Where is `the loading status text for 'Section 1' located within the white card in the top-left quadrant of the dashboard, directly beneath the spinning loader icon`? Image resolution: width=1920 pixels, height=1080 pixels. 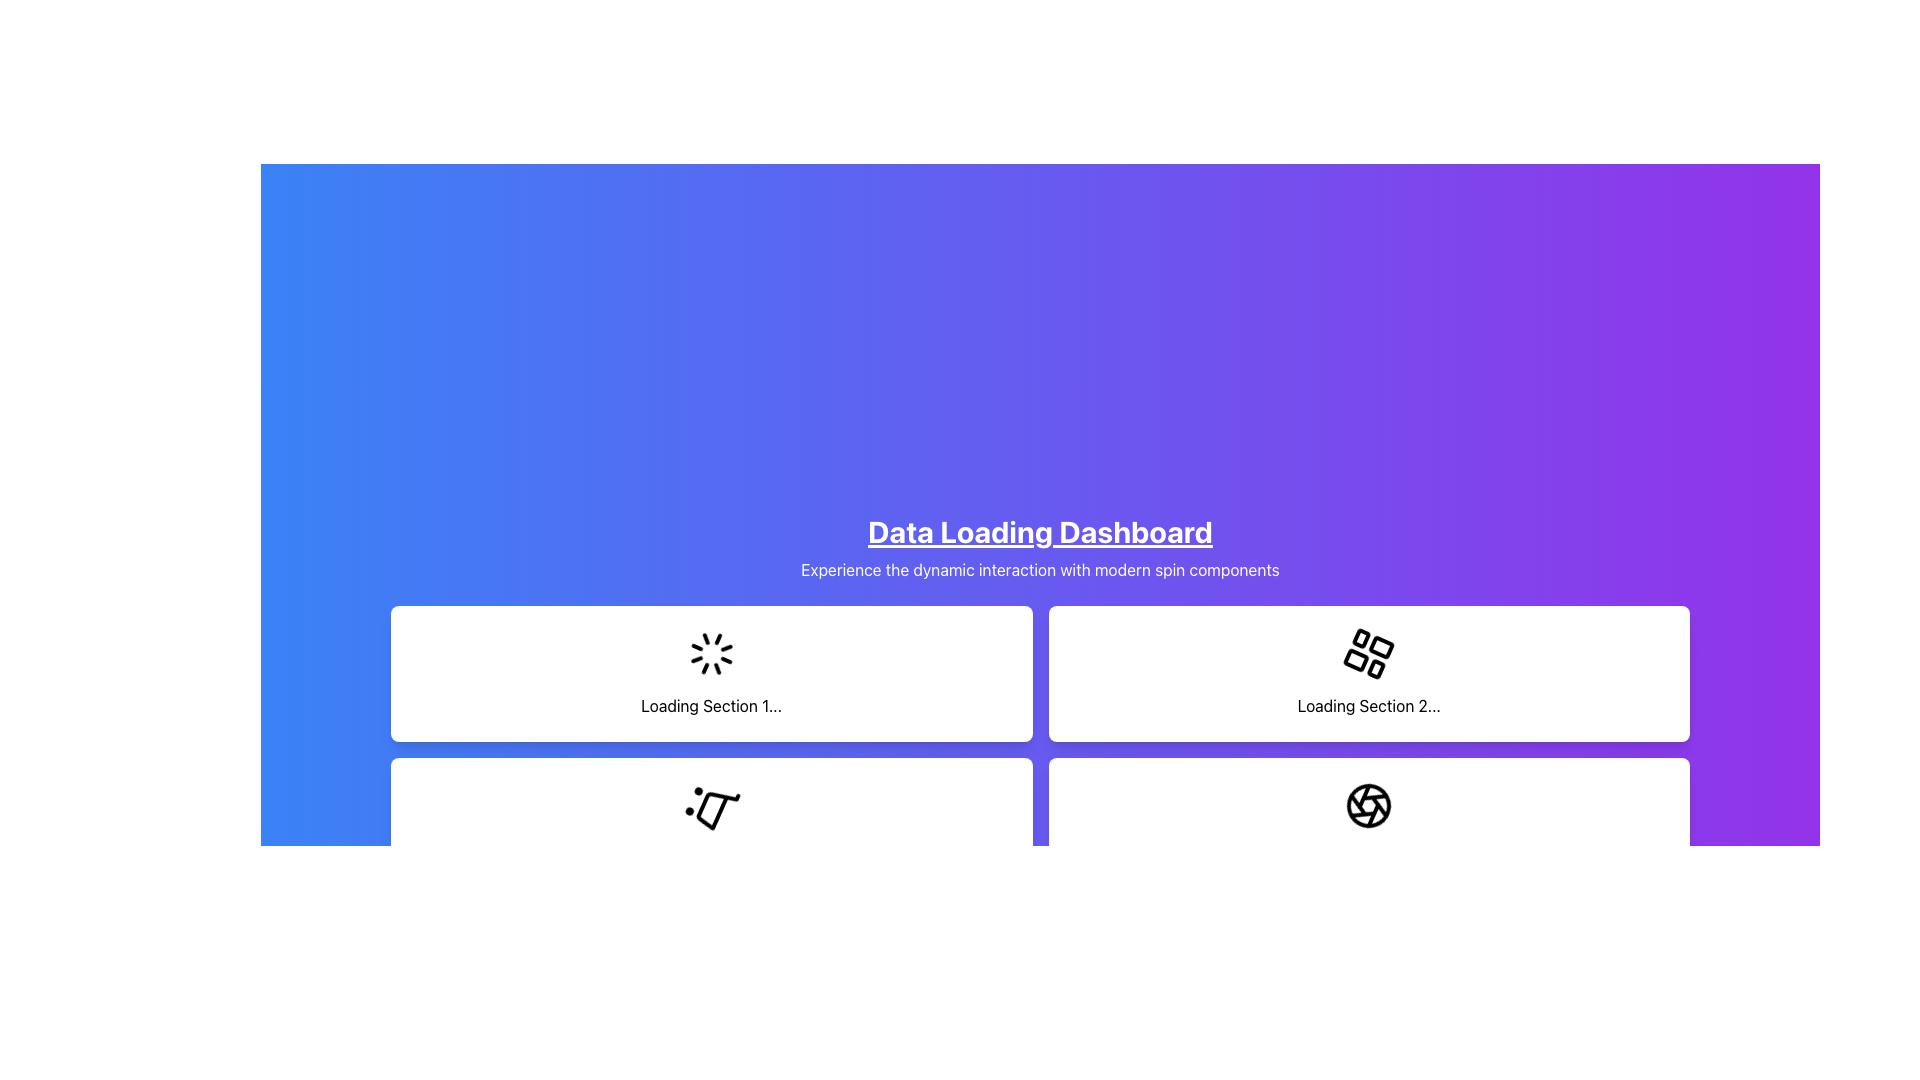 the loading status text for 'Section 1' located within the white card in the top-left quadrant of the dashboard, directly beneath the spinning loader icon is located at coordinates (711, 704).